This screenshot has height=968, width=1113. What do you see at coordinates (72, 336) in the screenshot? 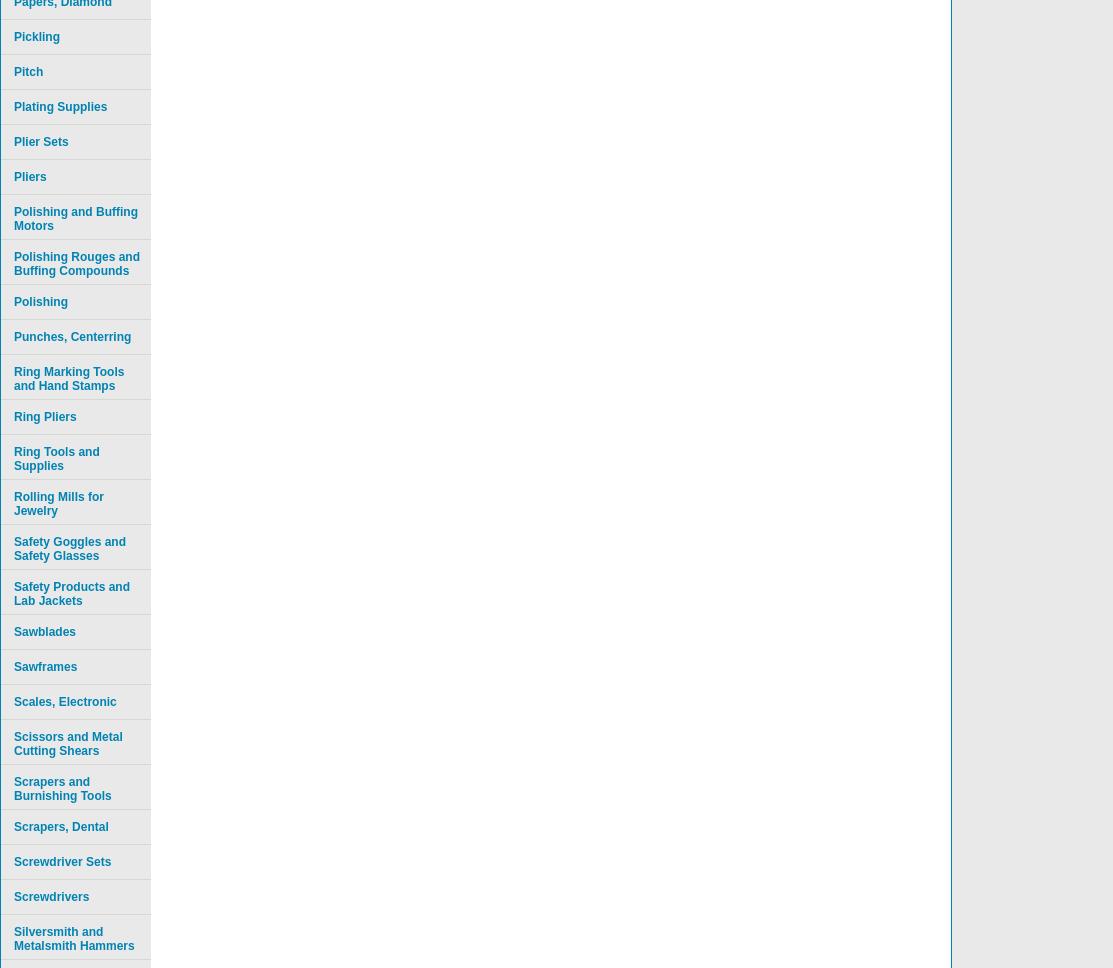
I see `'Punches, Centerring'` at bounding box center [72, 336].